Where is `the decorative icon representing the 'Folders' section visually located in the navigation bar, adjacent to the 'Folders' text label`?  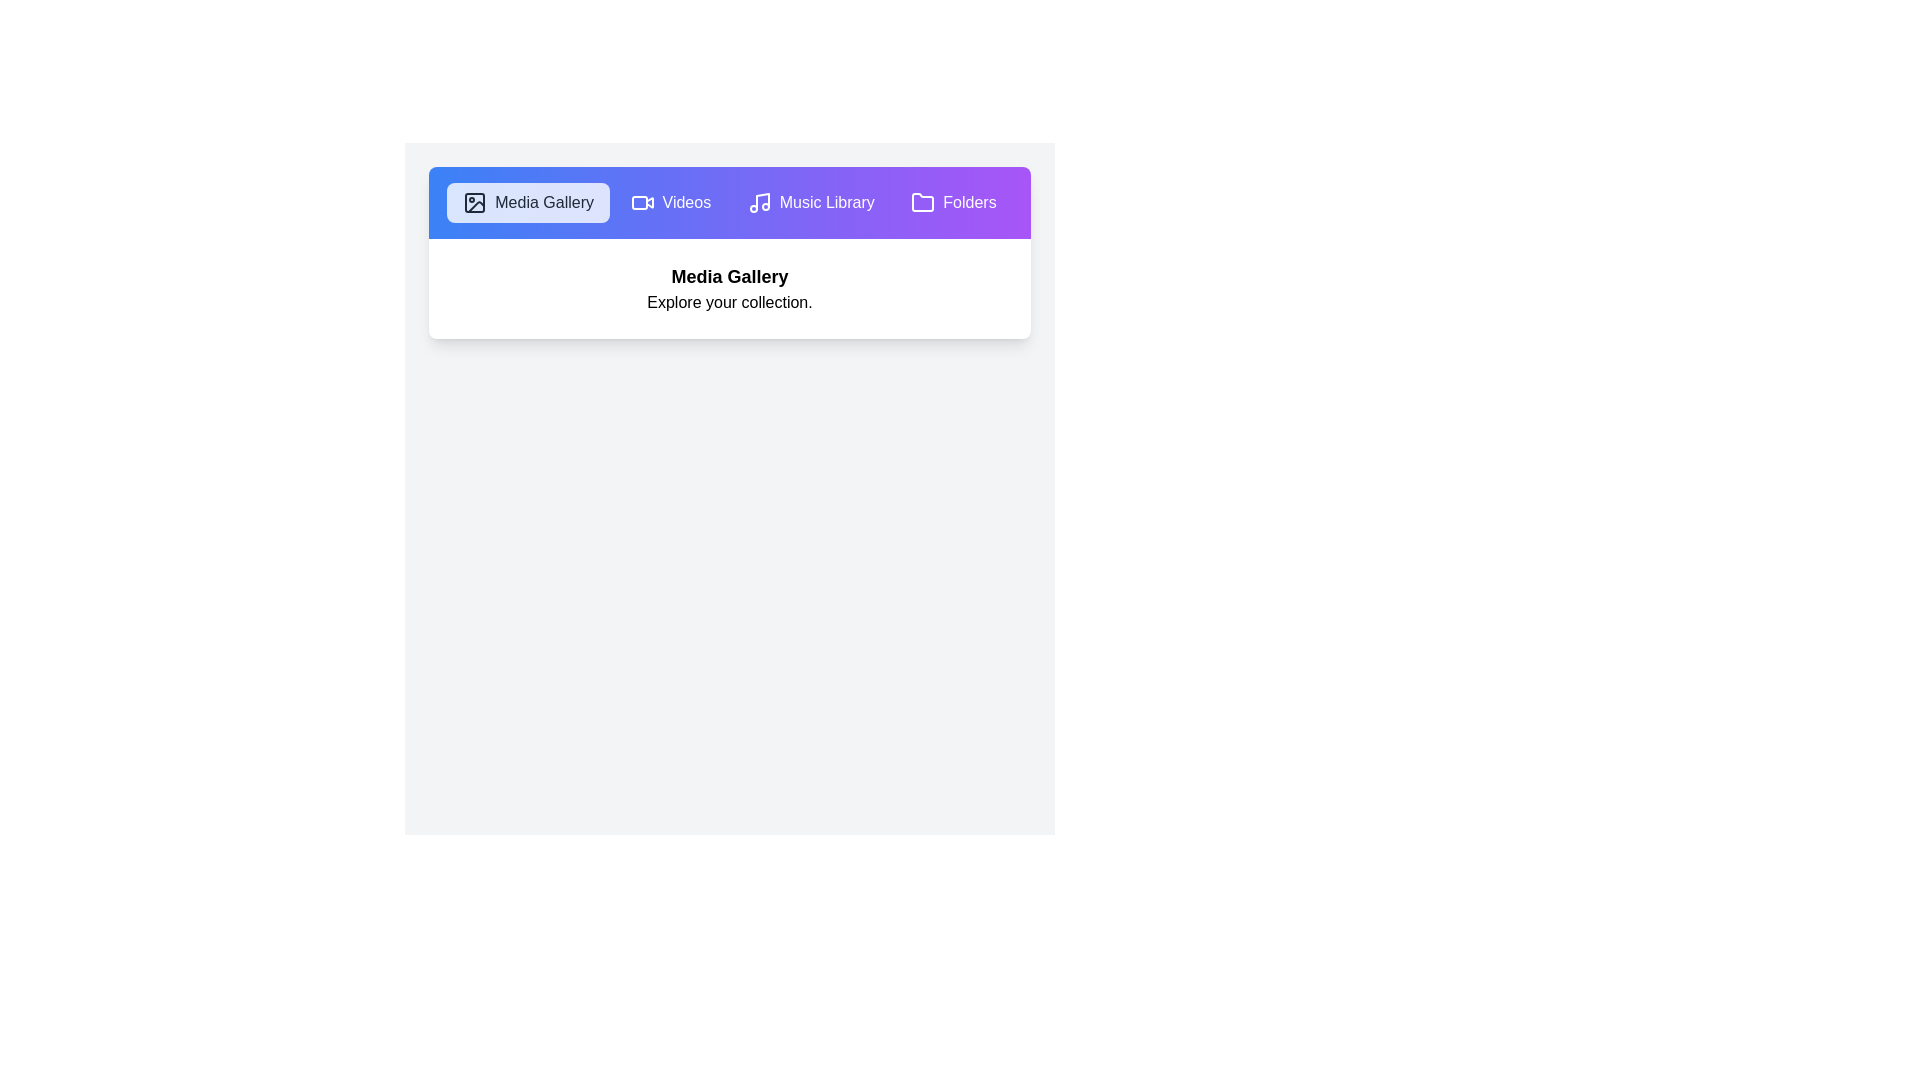
the decorative icon representing the 'Folders' section visually located in the navigation bar, adjacent to the 'Folders' text label is located at coordinates (922, 203).